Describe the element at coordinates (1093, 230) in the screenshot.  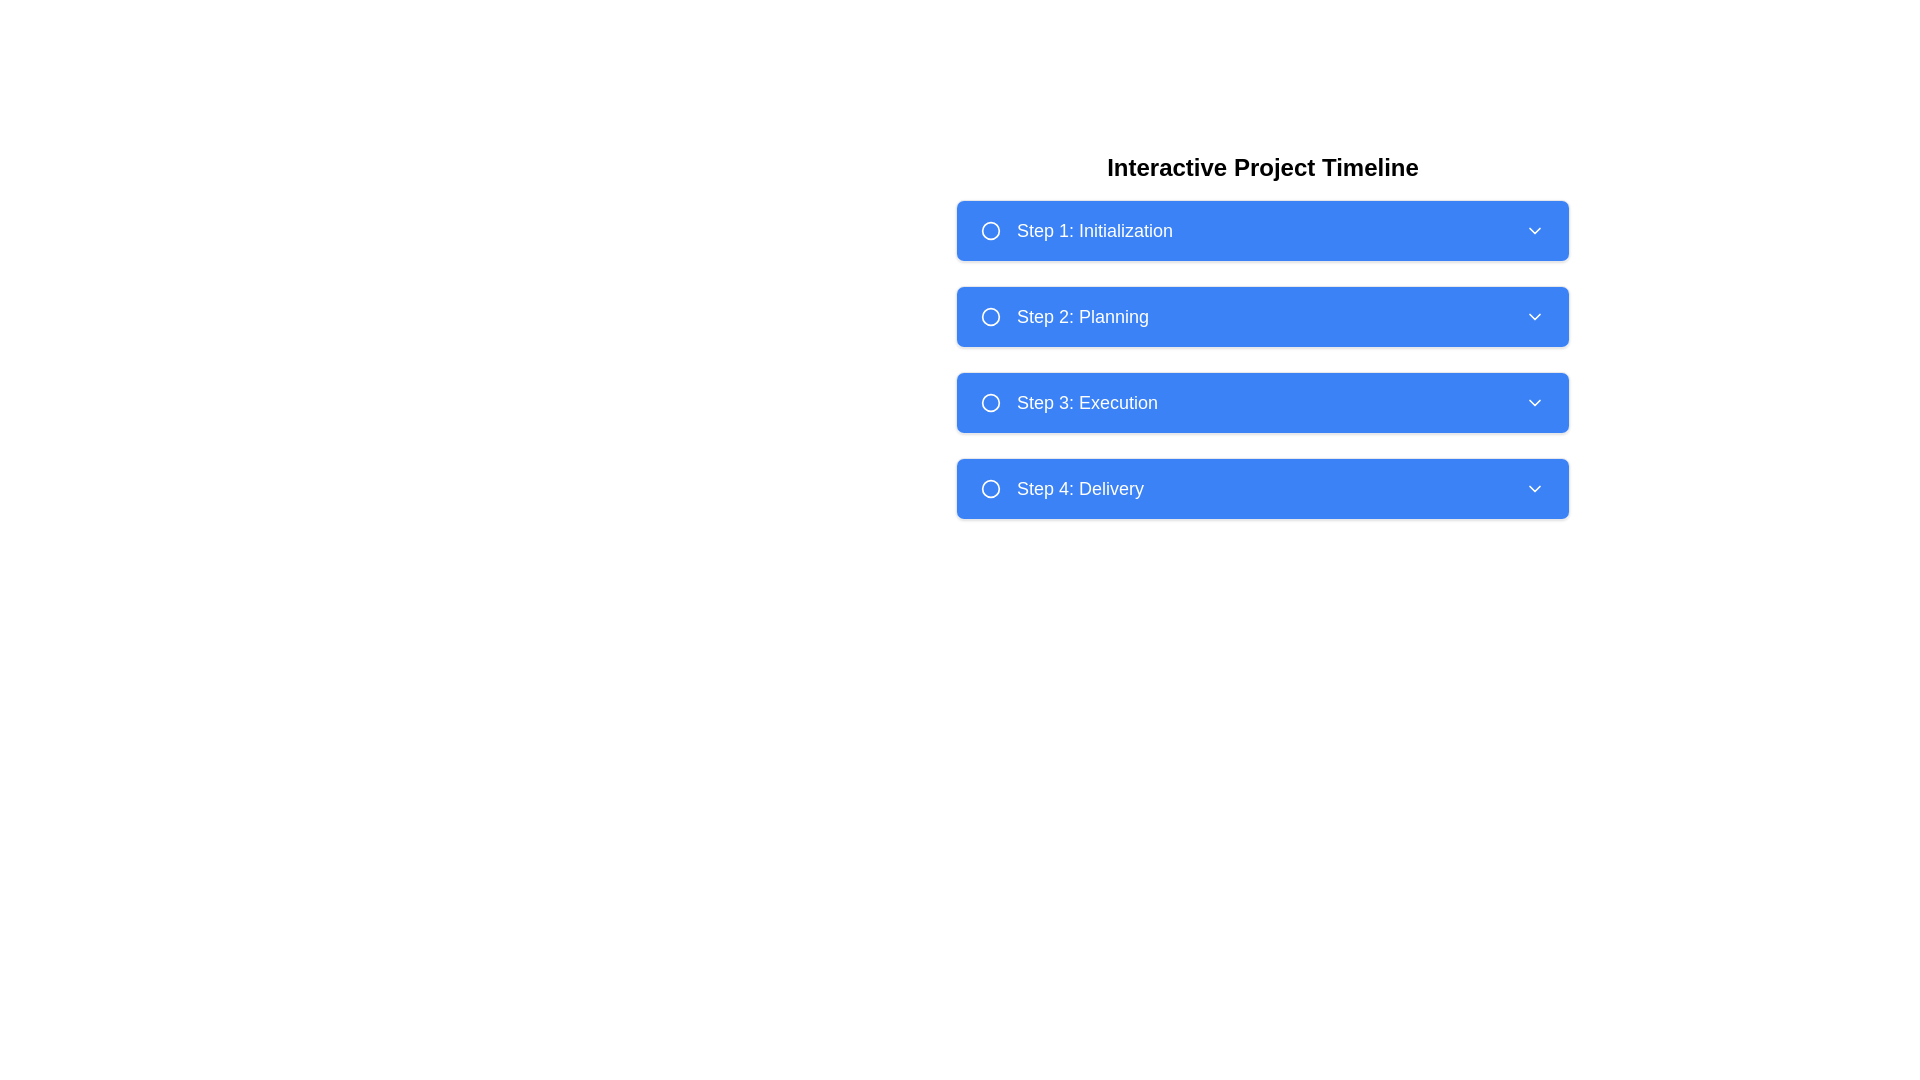
I see `the text label displaying 'Step 1: Initialization' which is part of the first section of a vertically aligned timeline, styled with a large font on a blue background` at that location.